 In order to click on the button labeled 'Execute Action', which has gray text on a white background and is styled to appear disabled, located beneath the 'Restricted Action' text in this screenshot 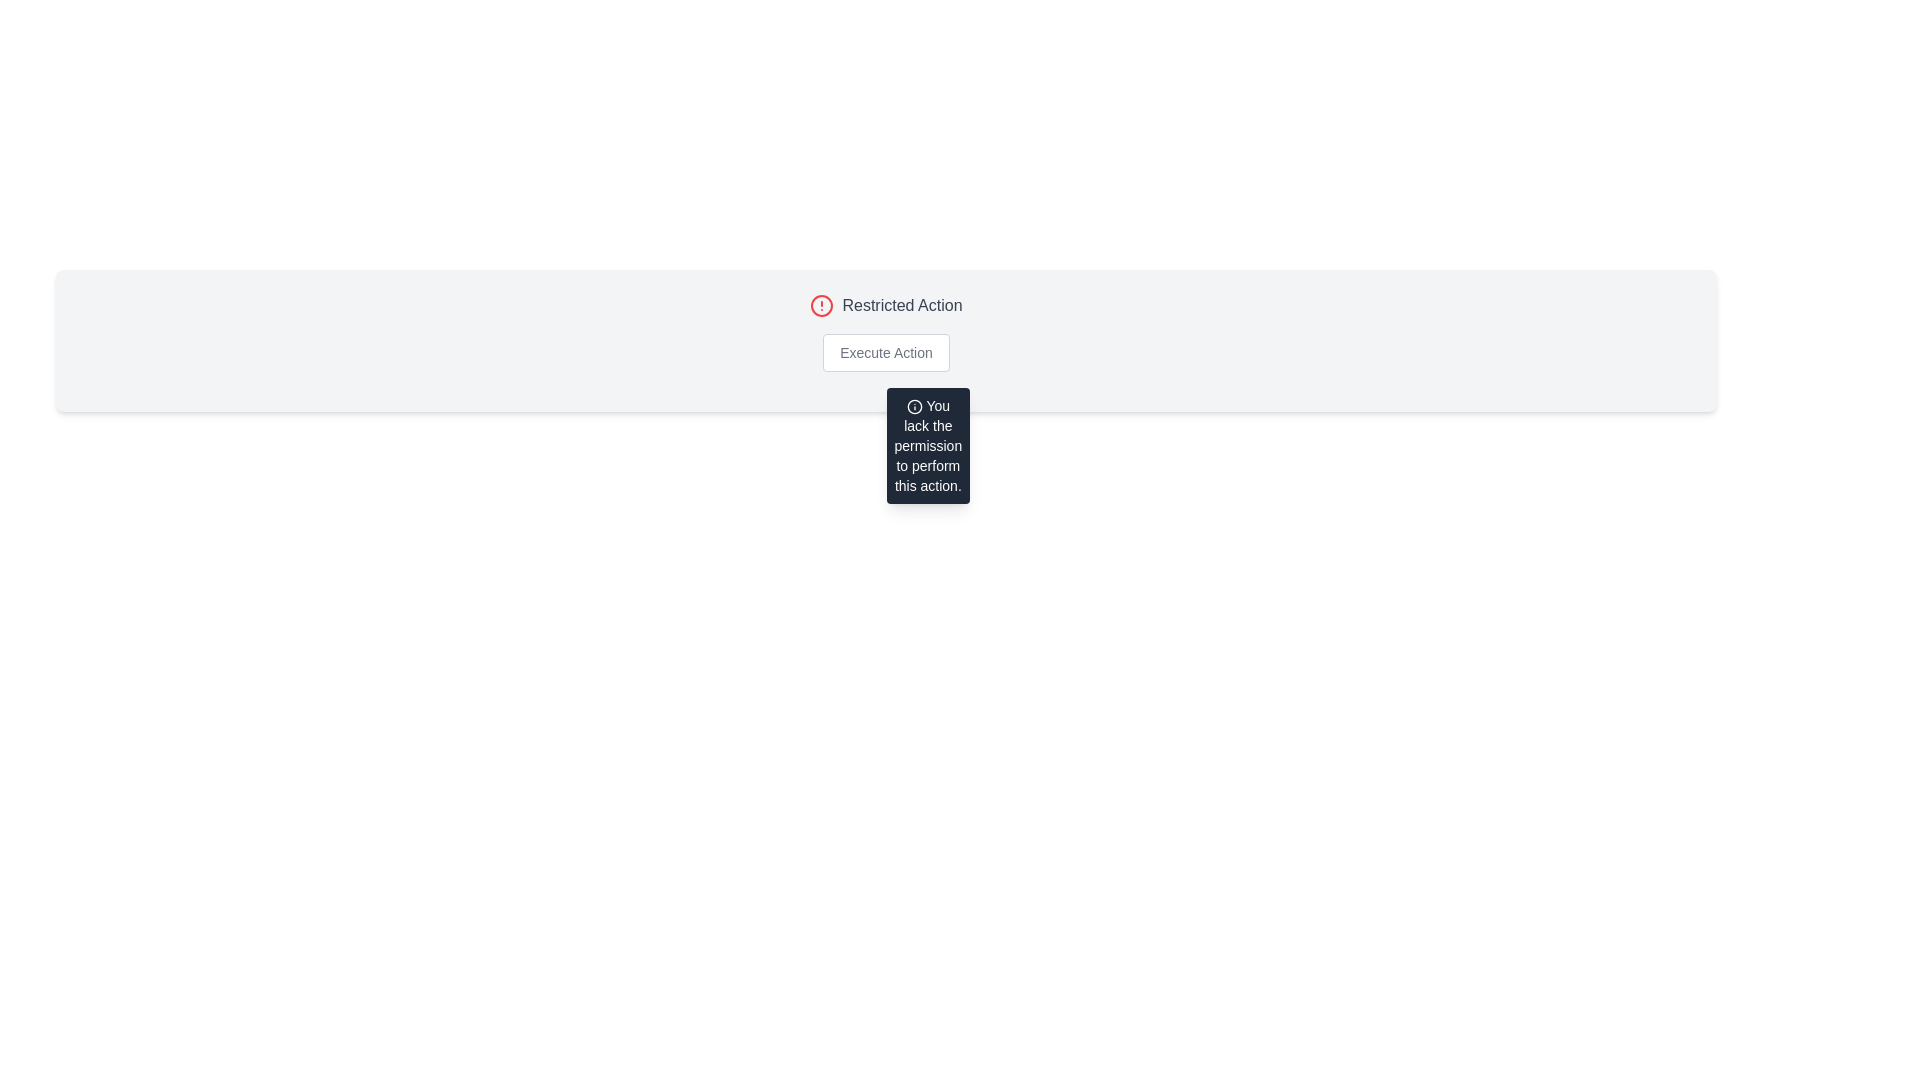, I will do `click(885, 352)`.